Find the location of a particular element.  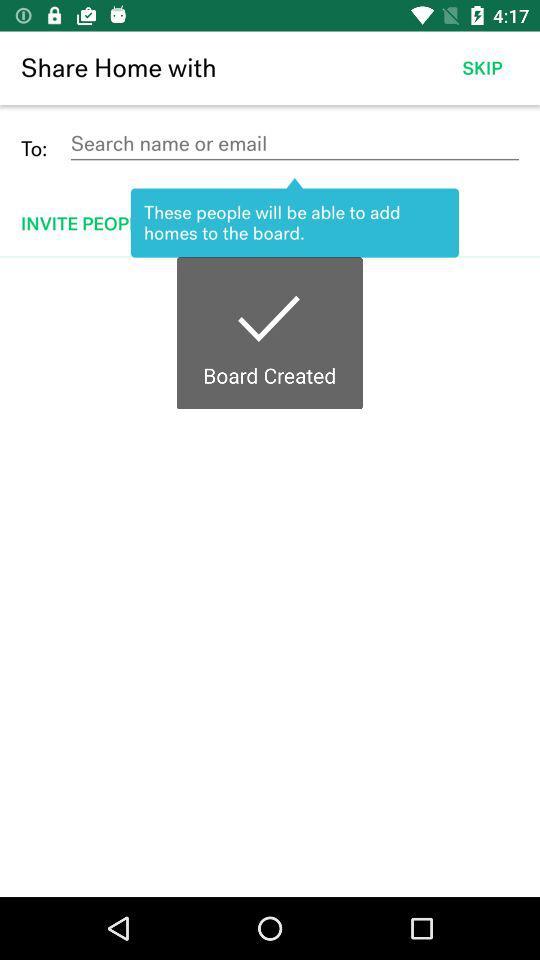

correct option is located at coordinates (270, 577).